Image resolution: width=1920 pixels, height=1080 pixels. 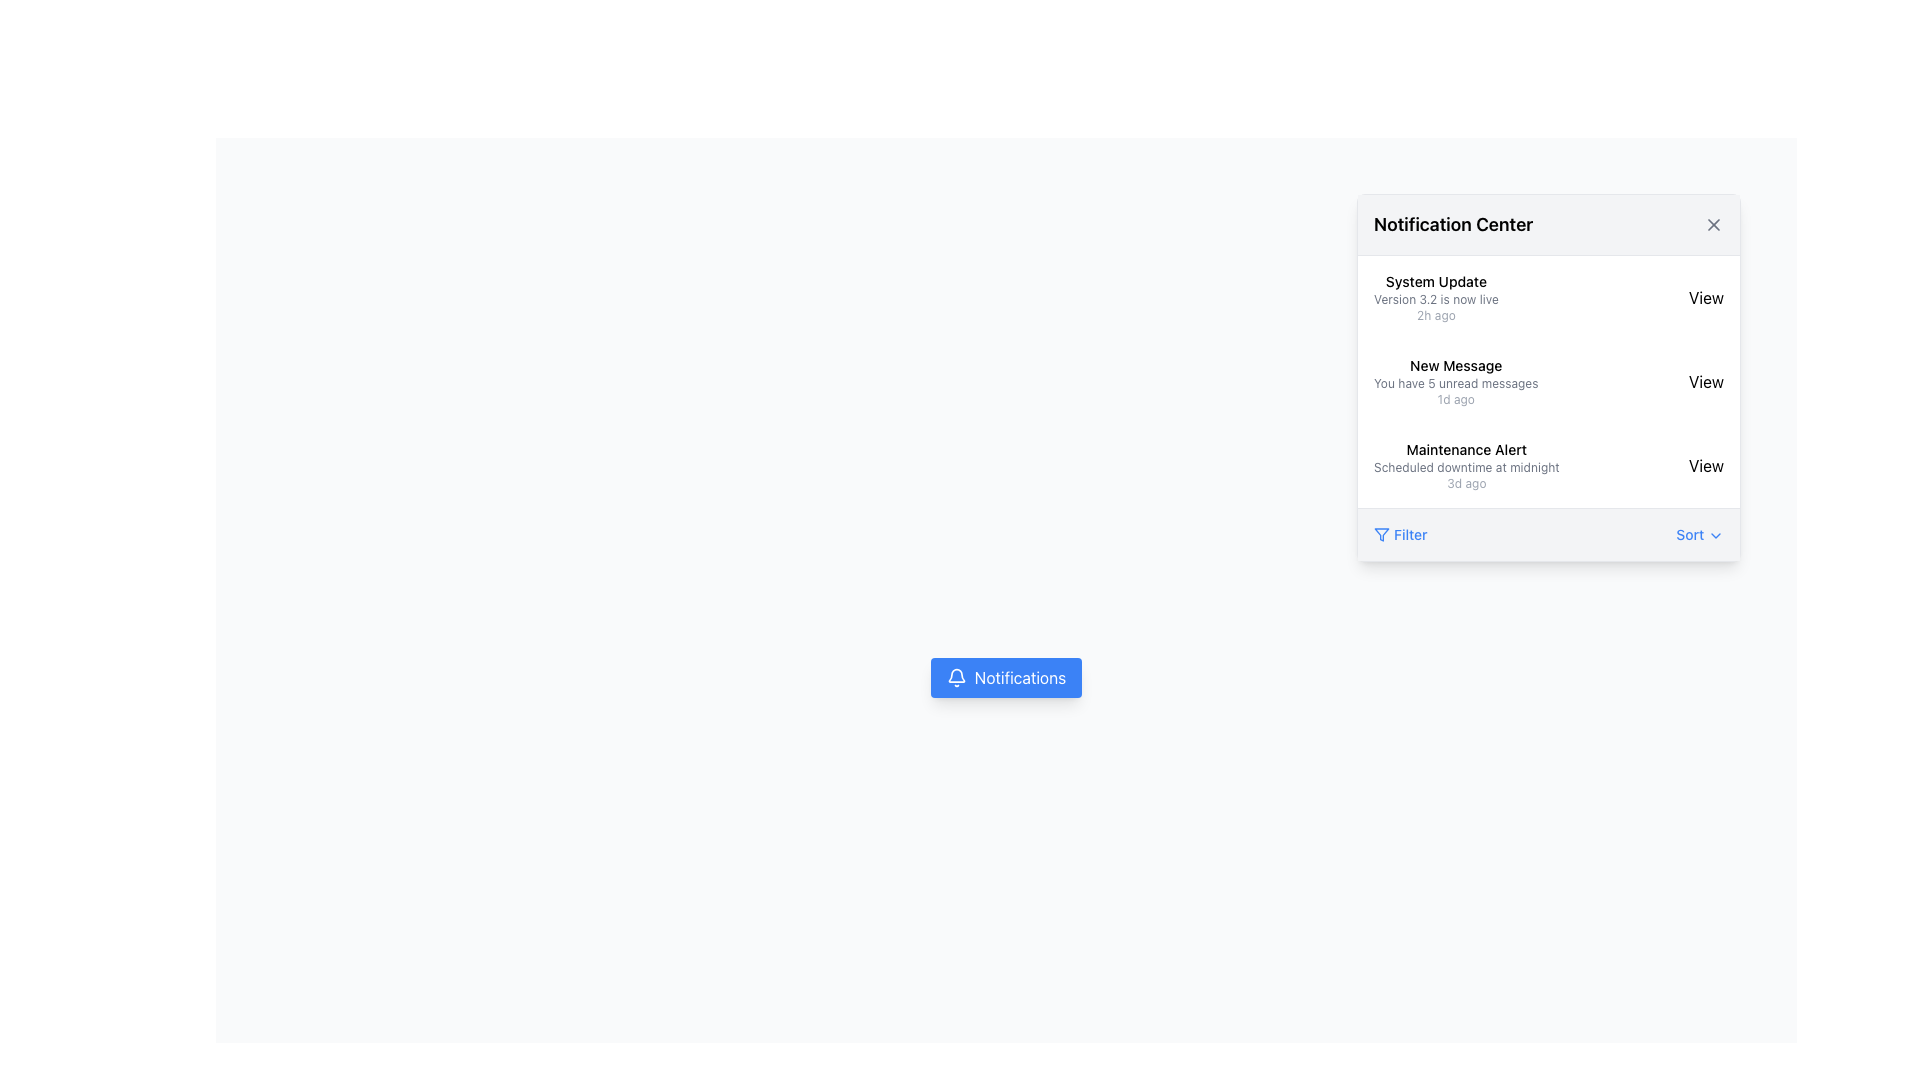 I want to click on the notification entry titled 'Maintenance Alert' with the description 'Scheduled downtime at midnight' in the Notification Center panel, so click(x=1548, y=466).